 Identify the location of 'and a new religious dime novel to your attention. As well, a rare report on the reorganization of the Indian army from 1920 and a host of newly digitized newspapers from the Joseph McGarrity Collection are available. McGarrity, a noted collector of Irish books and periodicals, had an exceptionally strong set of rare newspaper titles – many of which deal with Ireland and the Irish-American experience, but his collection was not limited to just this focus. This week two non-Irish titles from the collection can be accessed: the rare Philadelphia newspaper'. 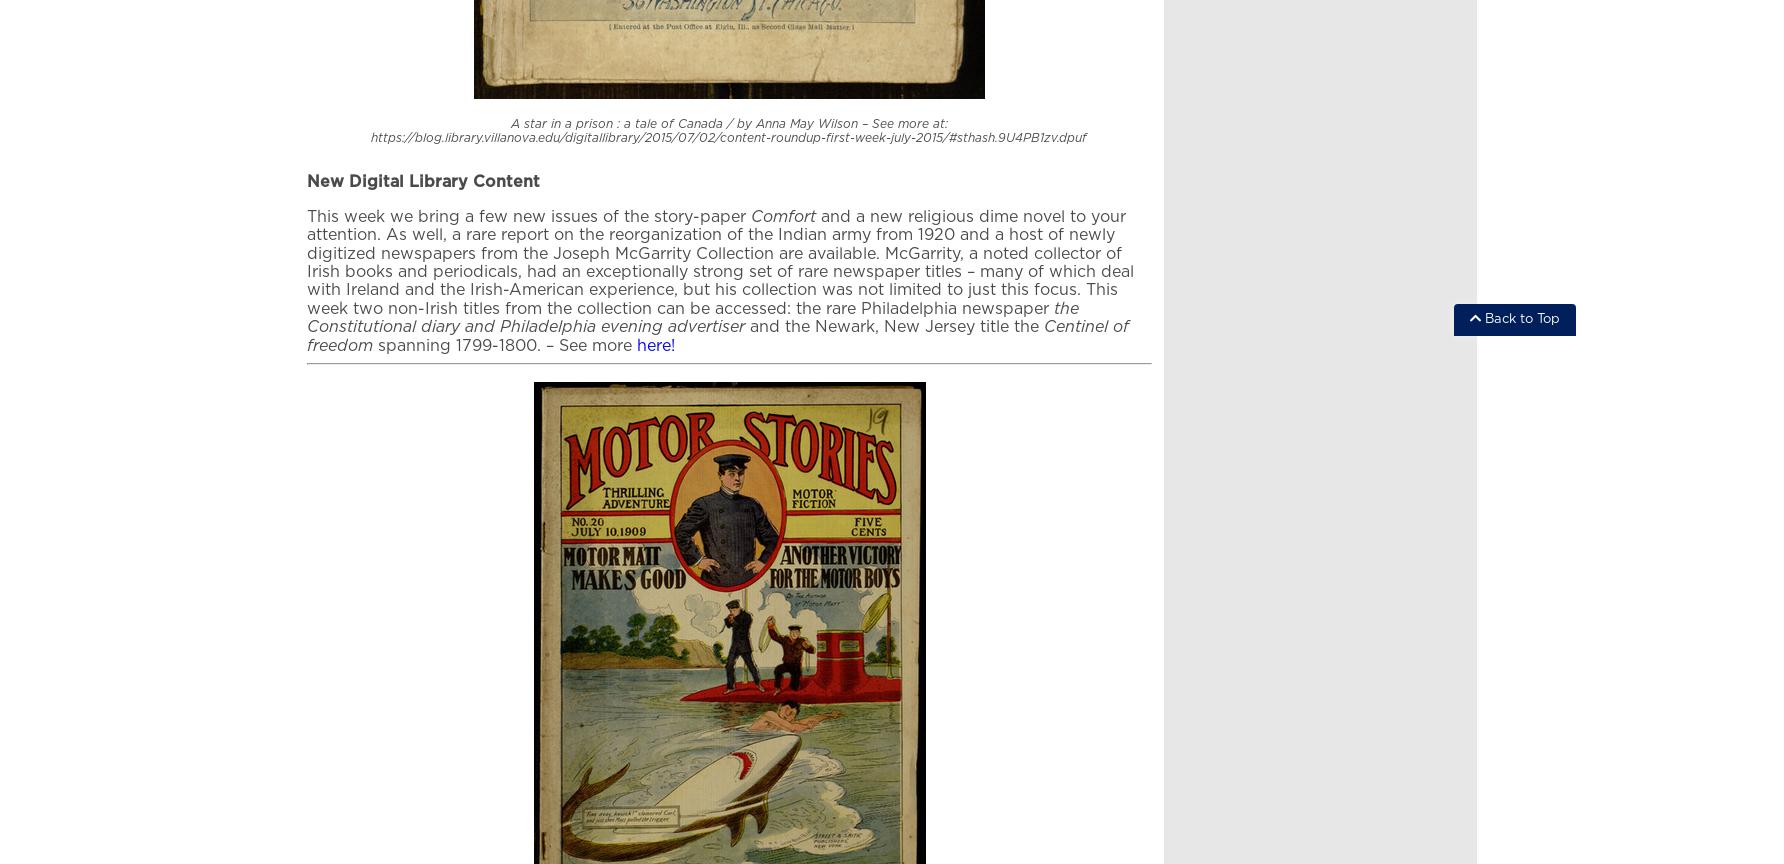
(720, 261).